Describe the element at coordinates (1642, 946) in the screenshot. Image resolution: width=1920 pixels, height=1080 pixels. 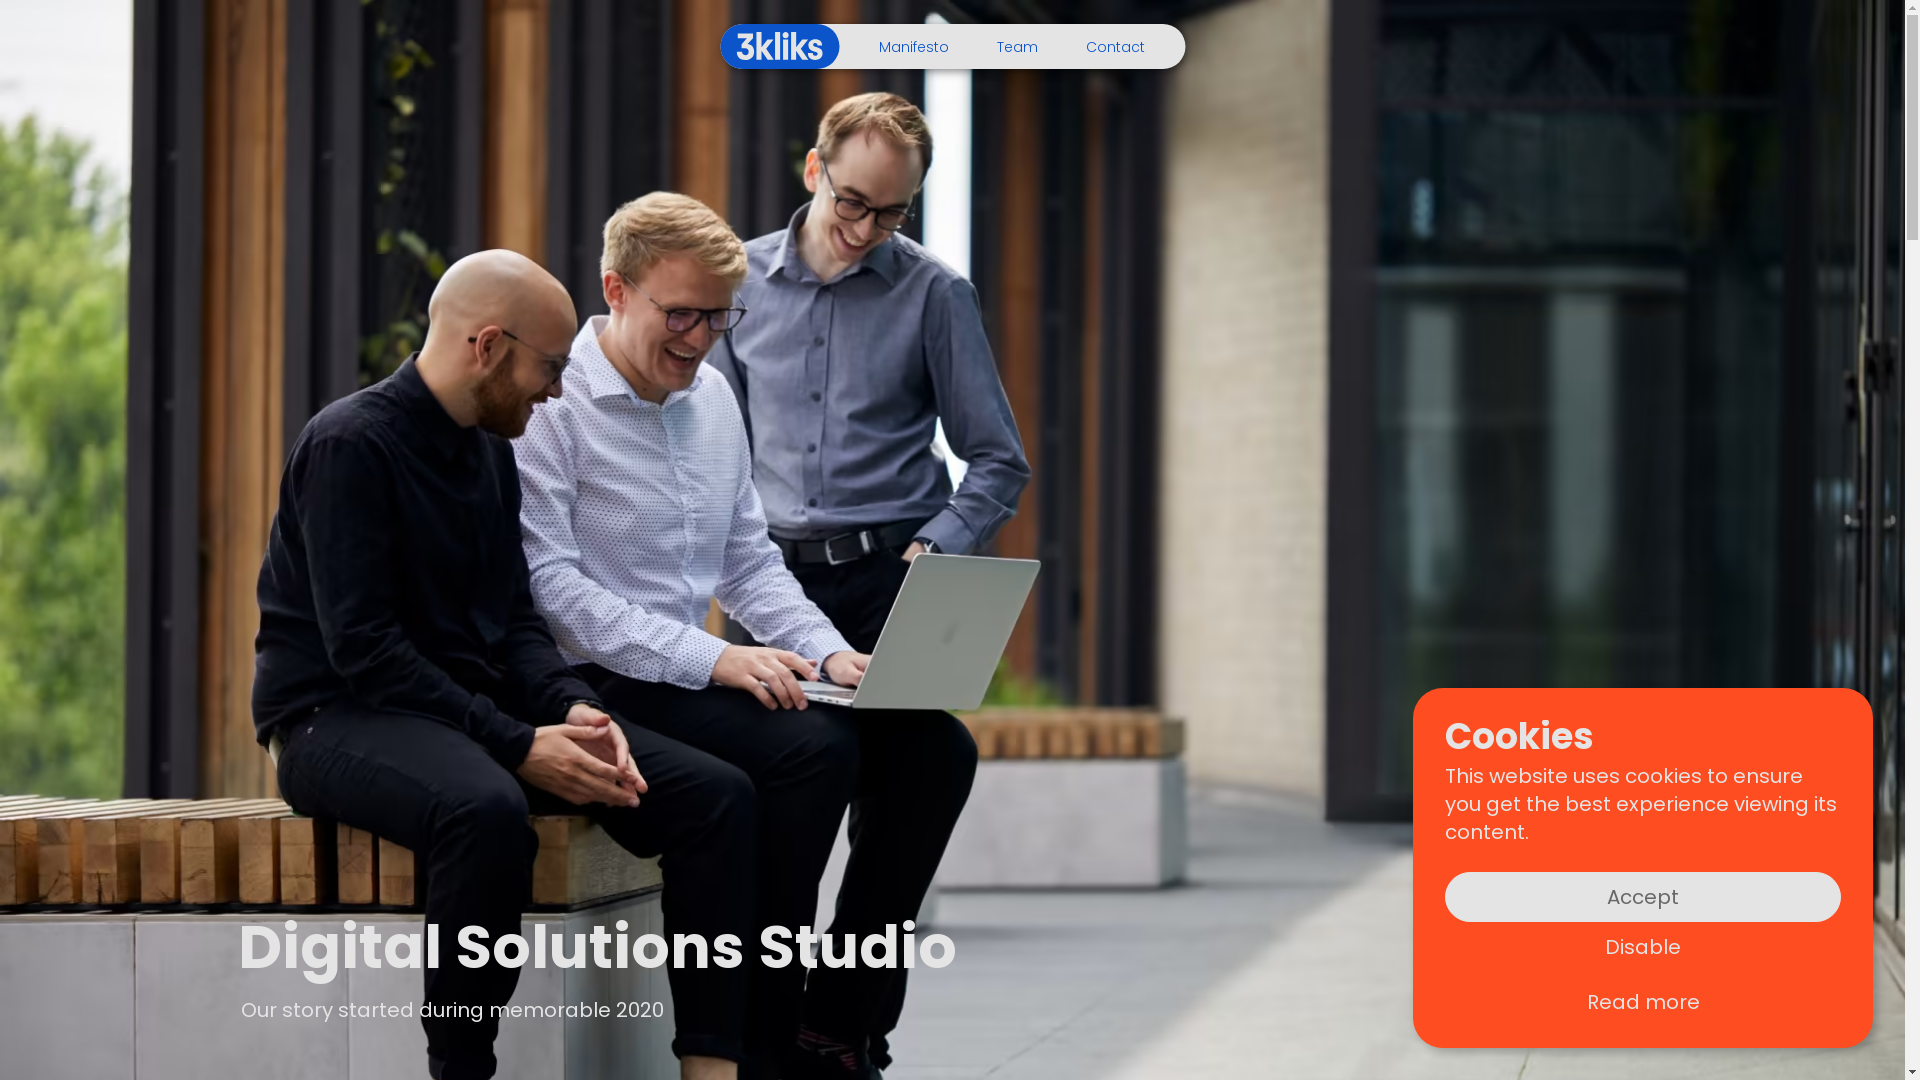
I see `'Disable'` at that location.